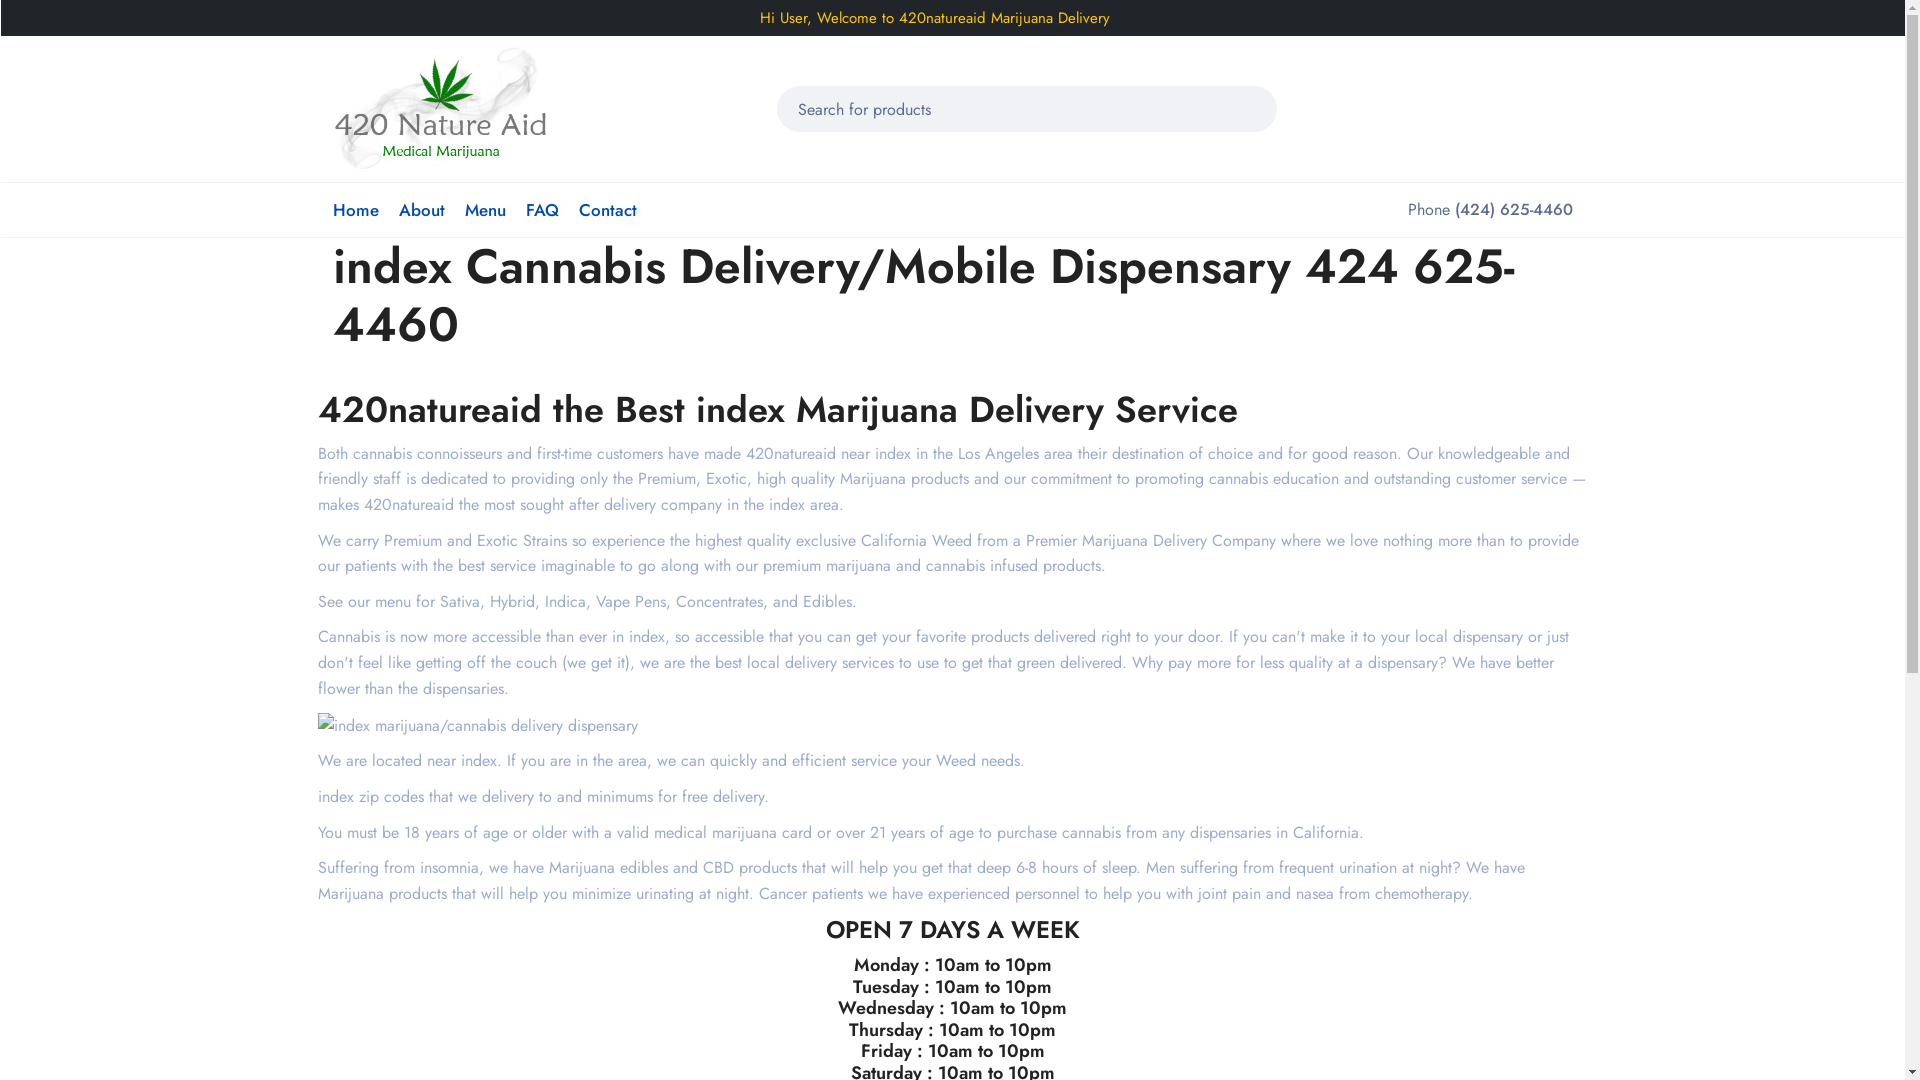 This screenshot has width=1920, height=1080. What do you see at coordinates (605, 209) in the screenshot?
I see `'Contact'` at bounding box center [605, 209].